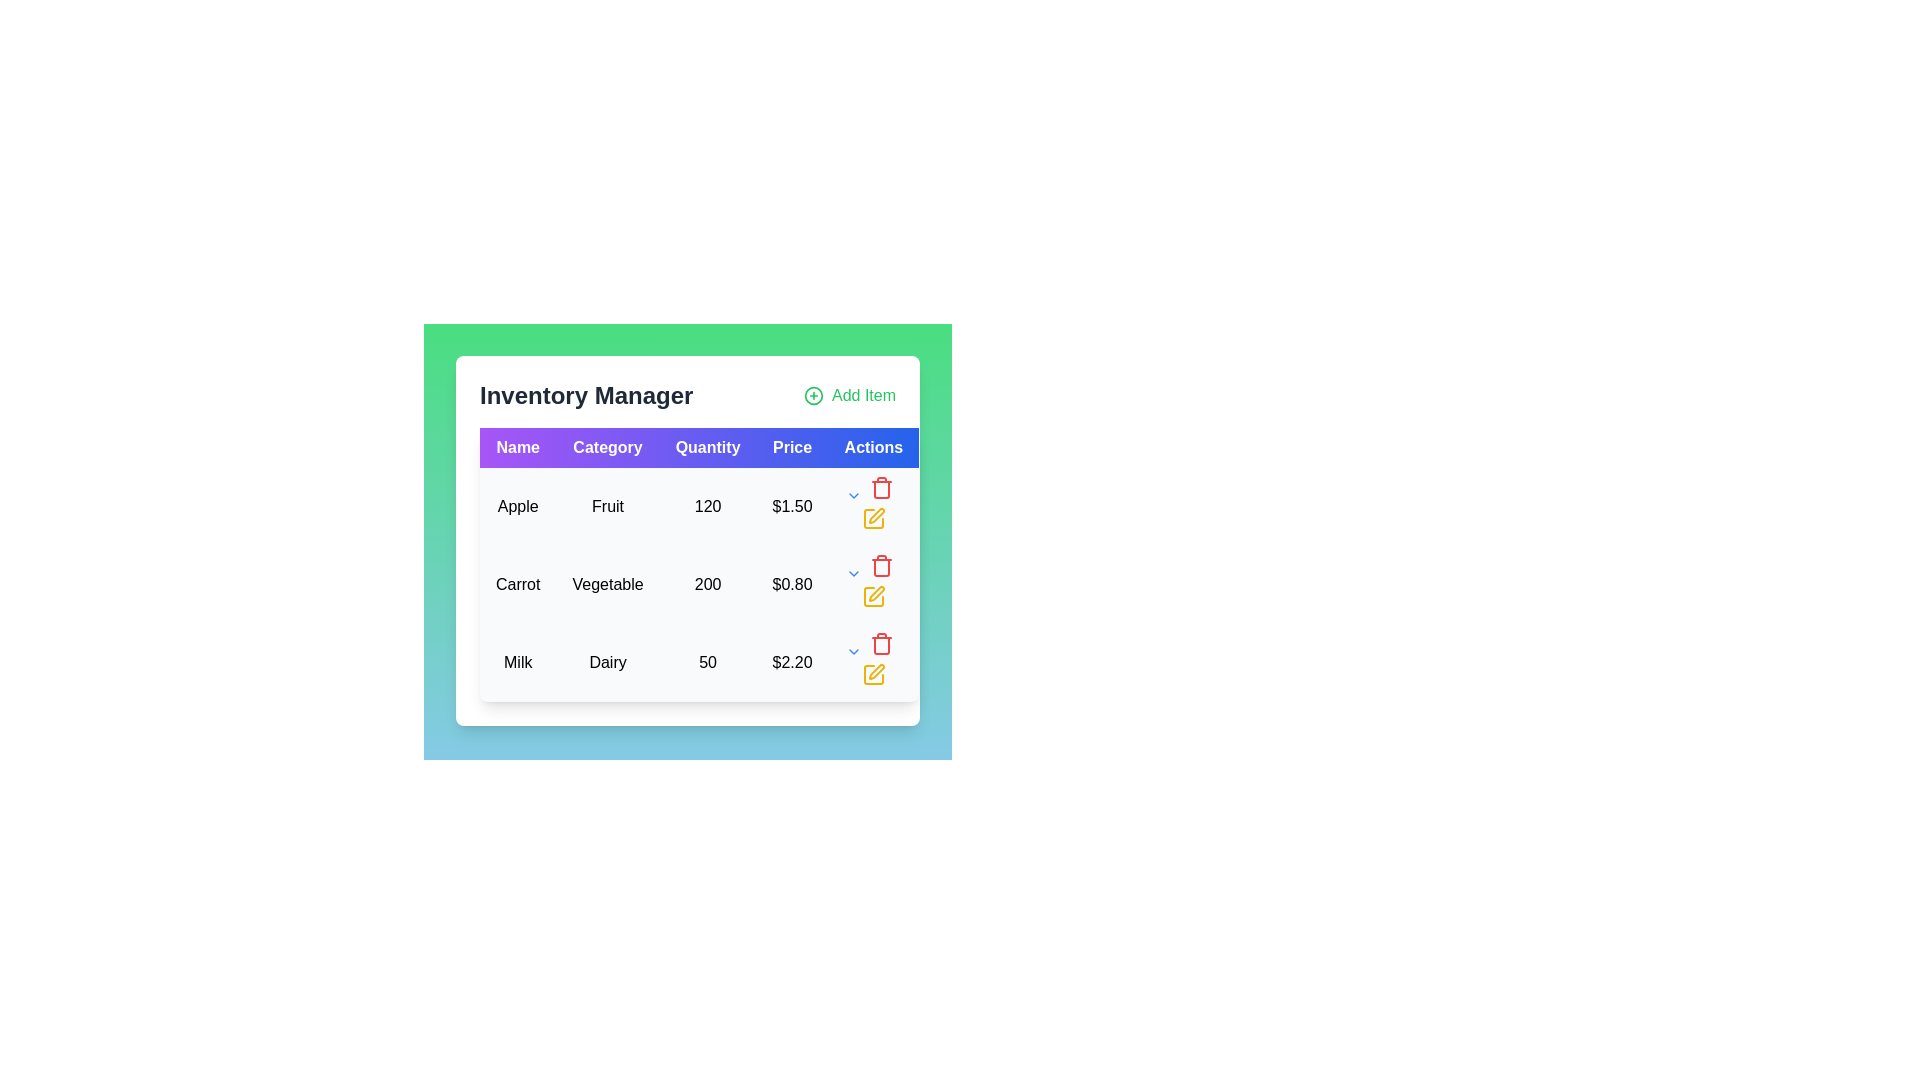 Image resolution: width=1920 pixels, height=1080 pixels. What do you see at coordinates (873, 663) in the screenshot?
I see `the yellow pencil icon in the 'Actions' column of the row corresponding to 'Milk' in the 'Inventory Manager' table` at bounding box center [873, 663].